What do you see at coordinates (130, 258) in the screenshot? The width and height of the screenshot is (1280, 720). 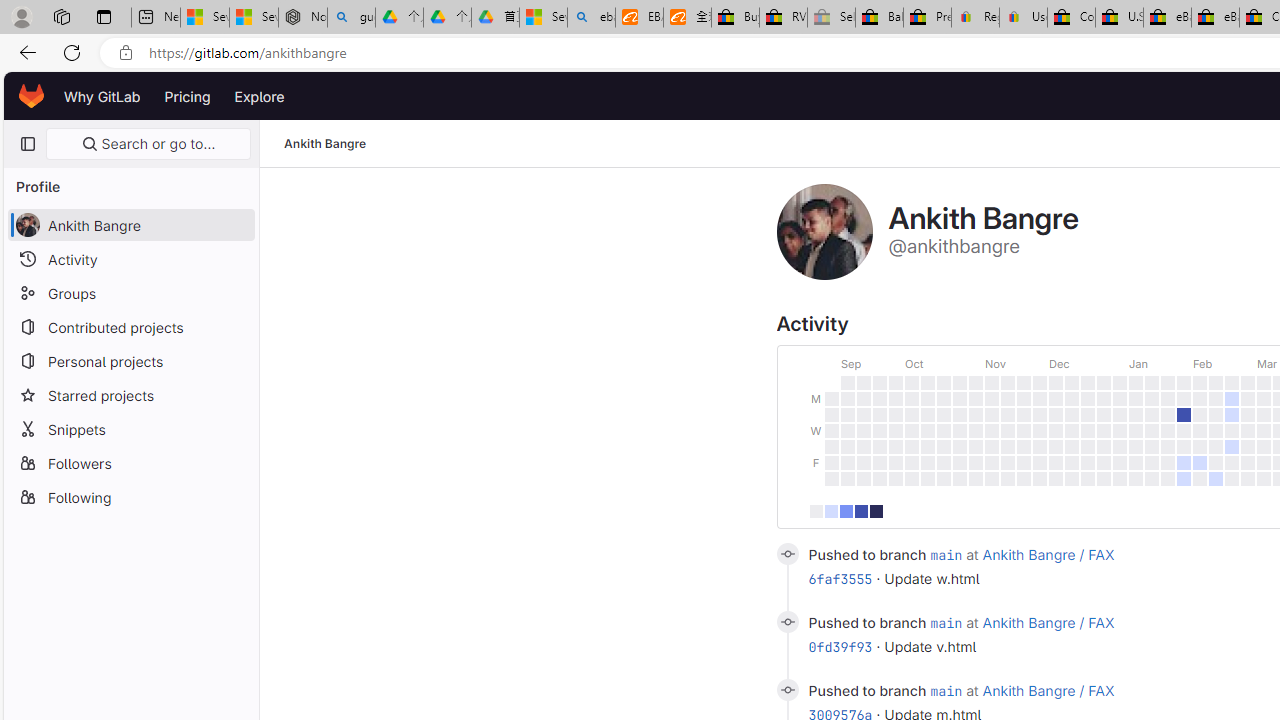 I see `'Activity'` at bounding box center [130, 258].